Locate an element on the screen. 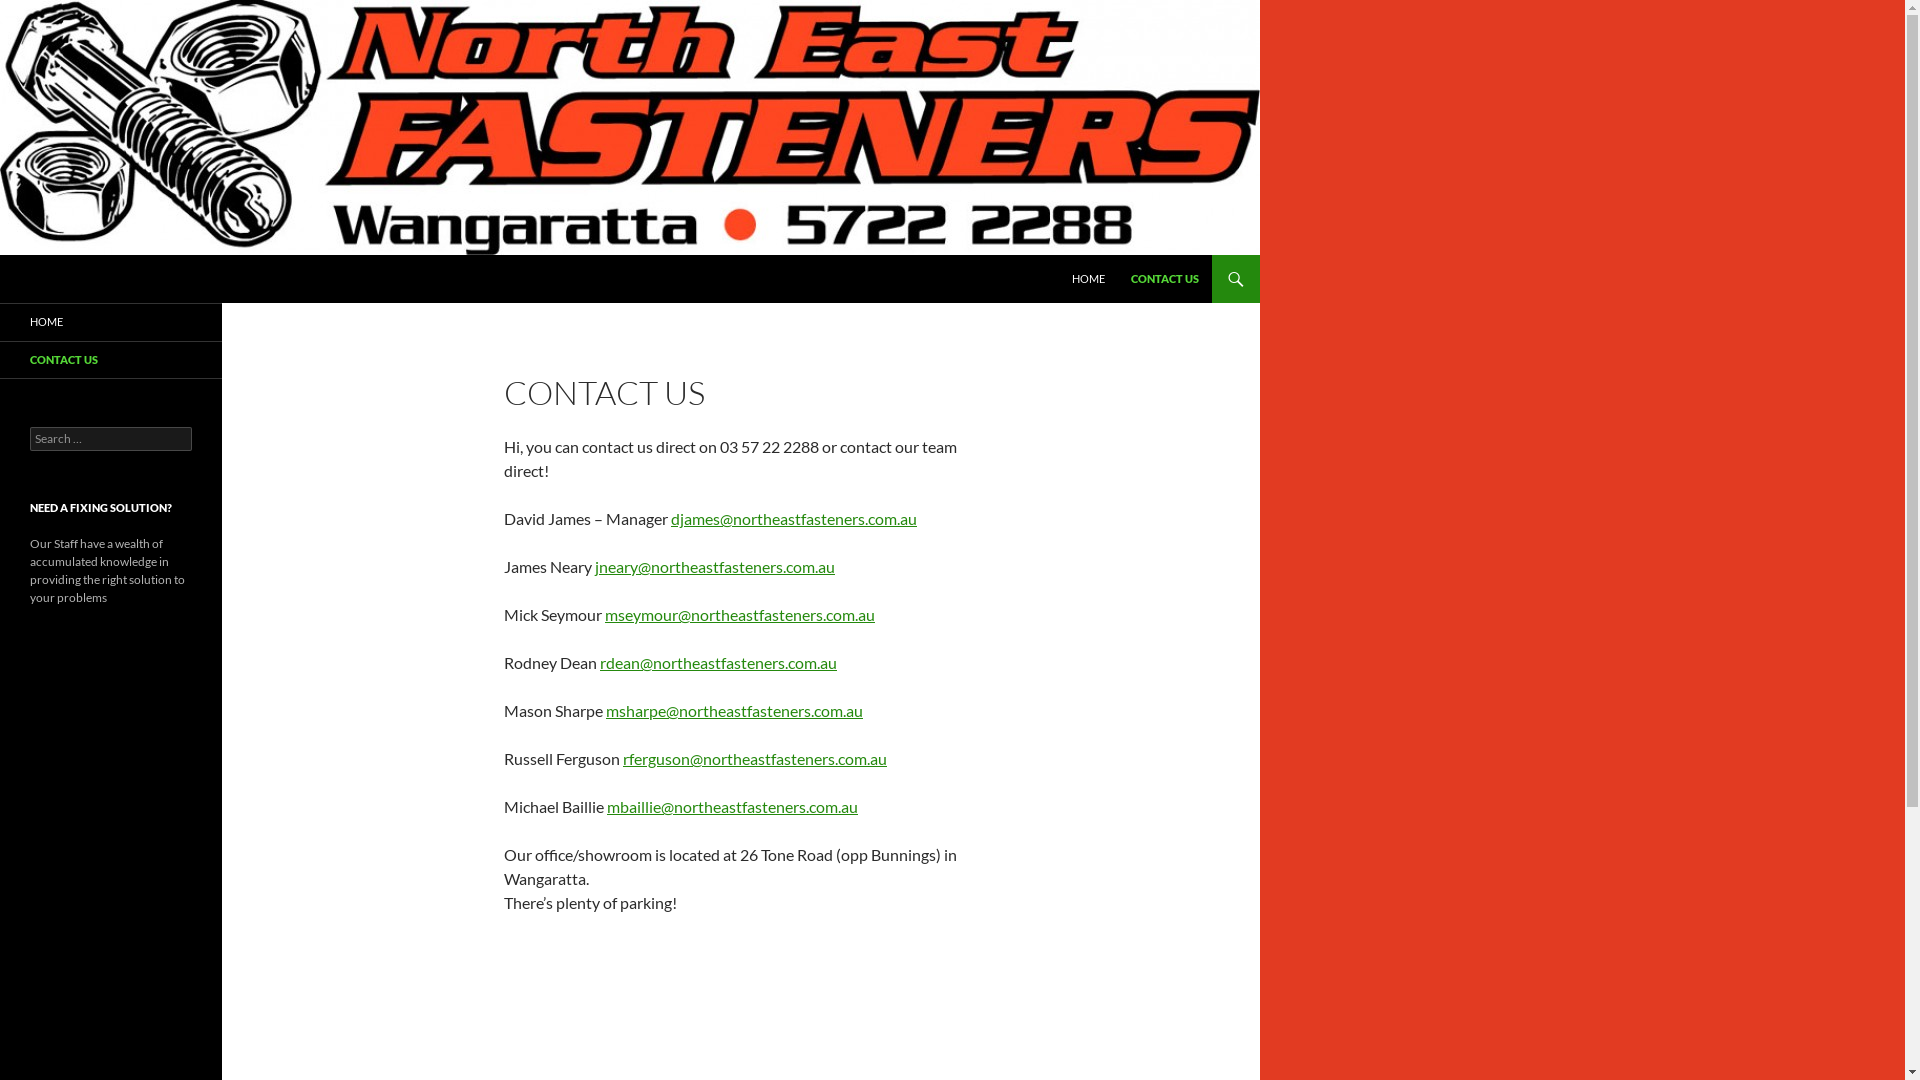 The image size is (1920, 1080). 'rferguson@northeastfasteners.com.au' is located at coordinates (753, 758).